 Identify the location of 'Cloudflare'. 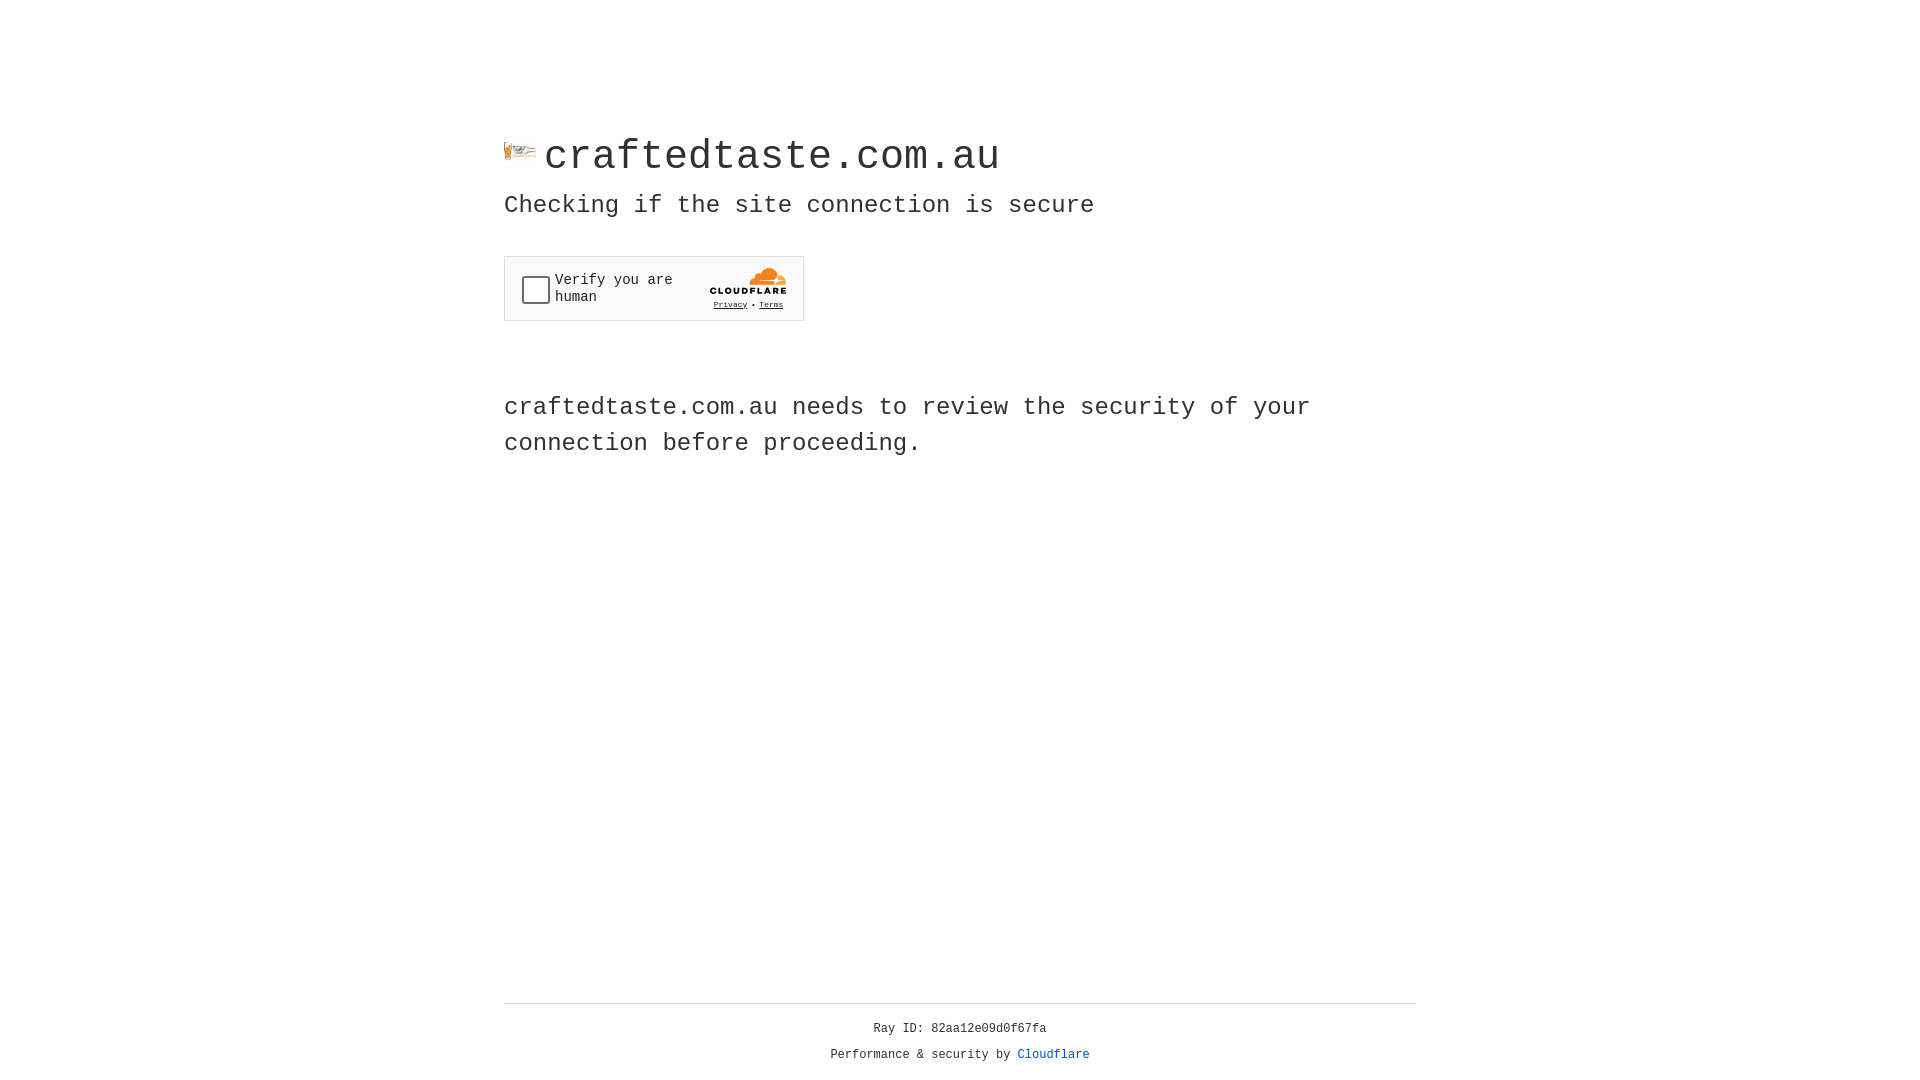
(1053, 1054).